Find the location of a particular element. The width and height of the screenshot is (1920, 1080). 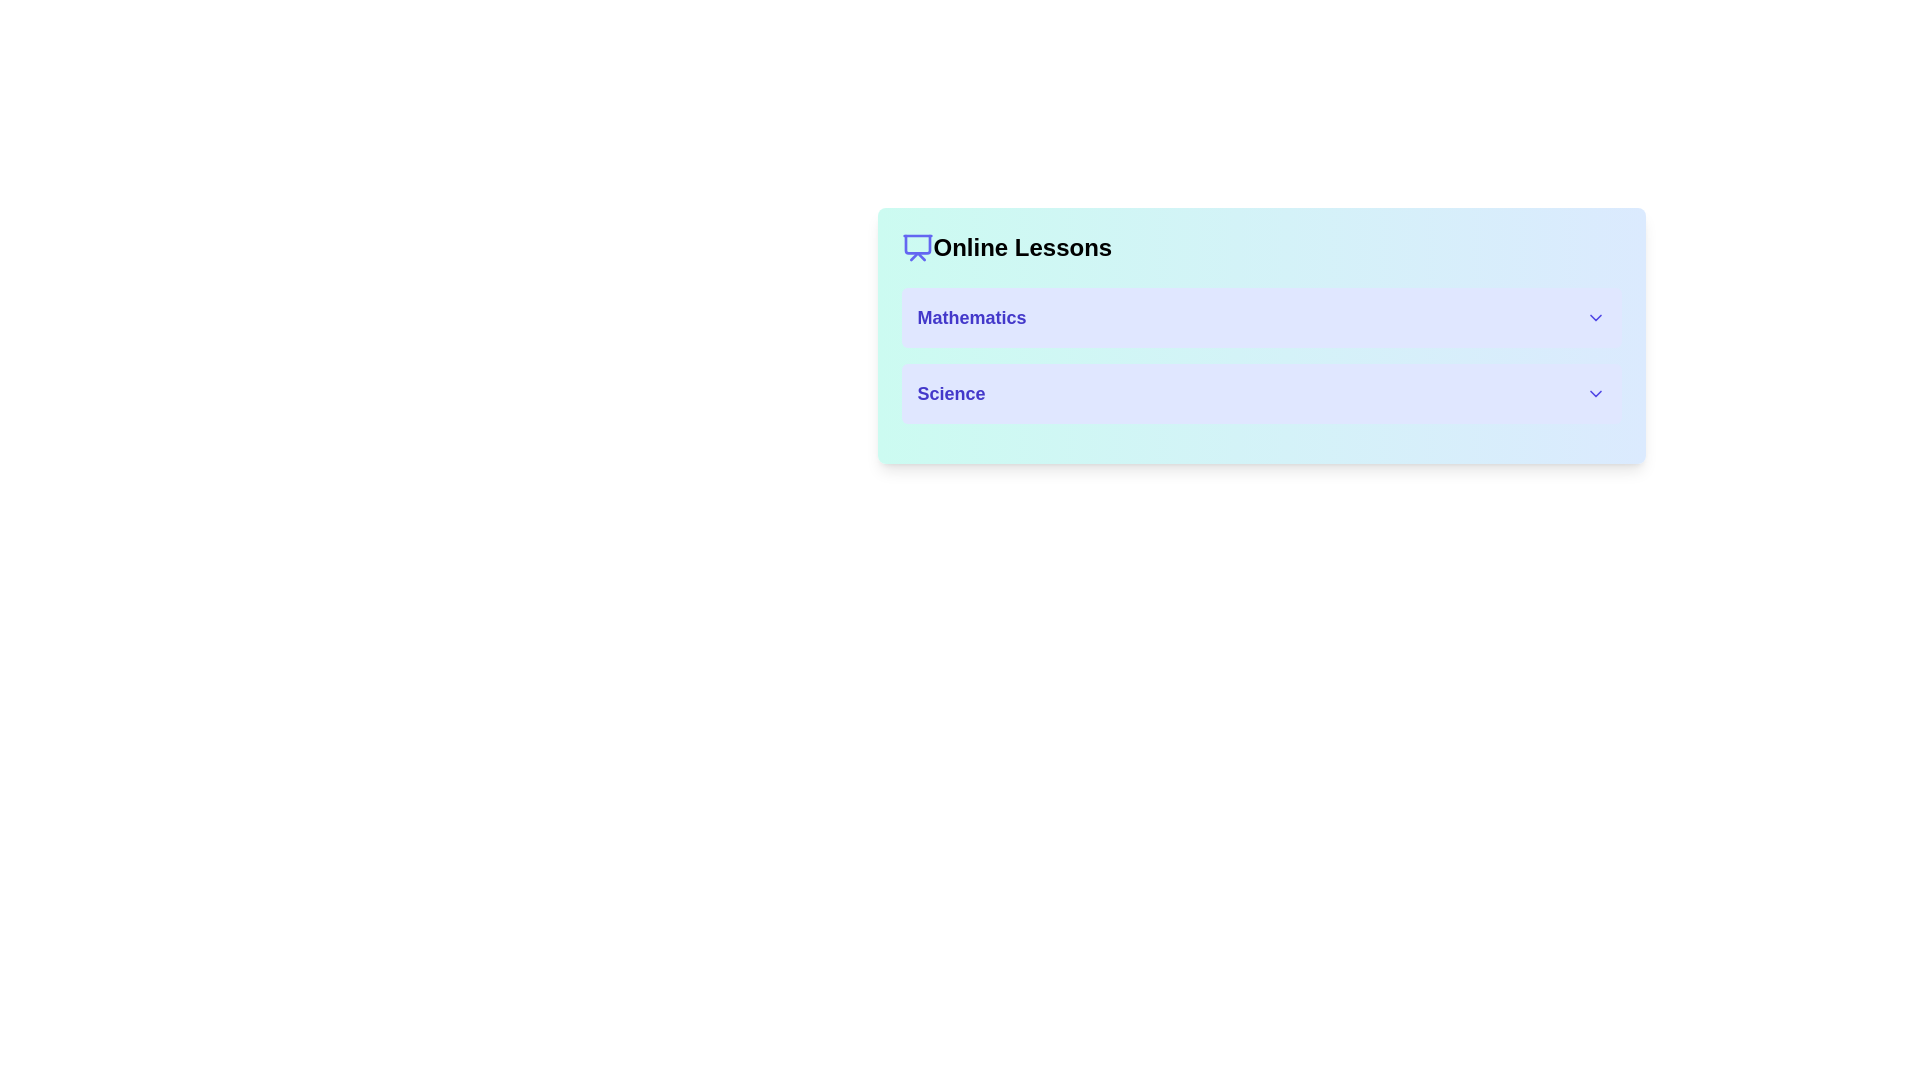

the 'Science' dropdown list item in the 'Online Lessons' section is located at coordinates (1260, 393).